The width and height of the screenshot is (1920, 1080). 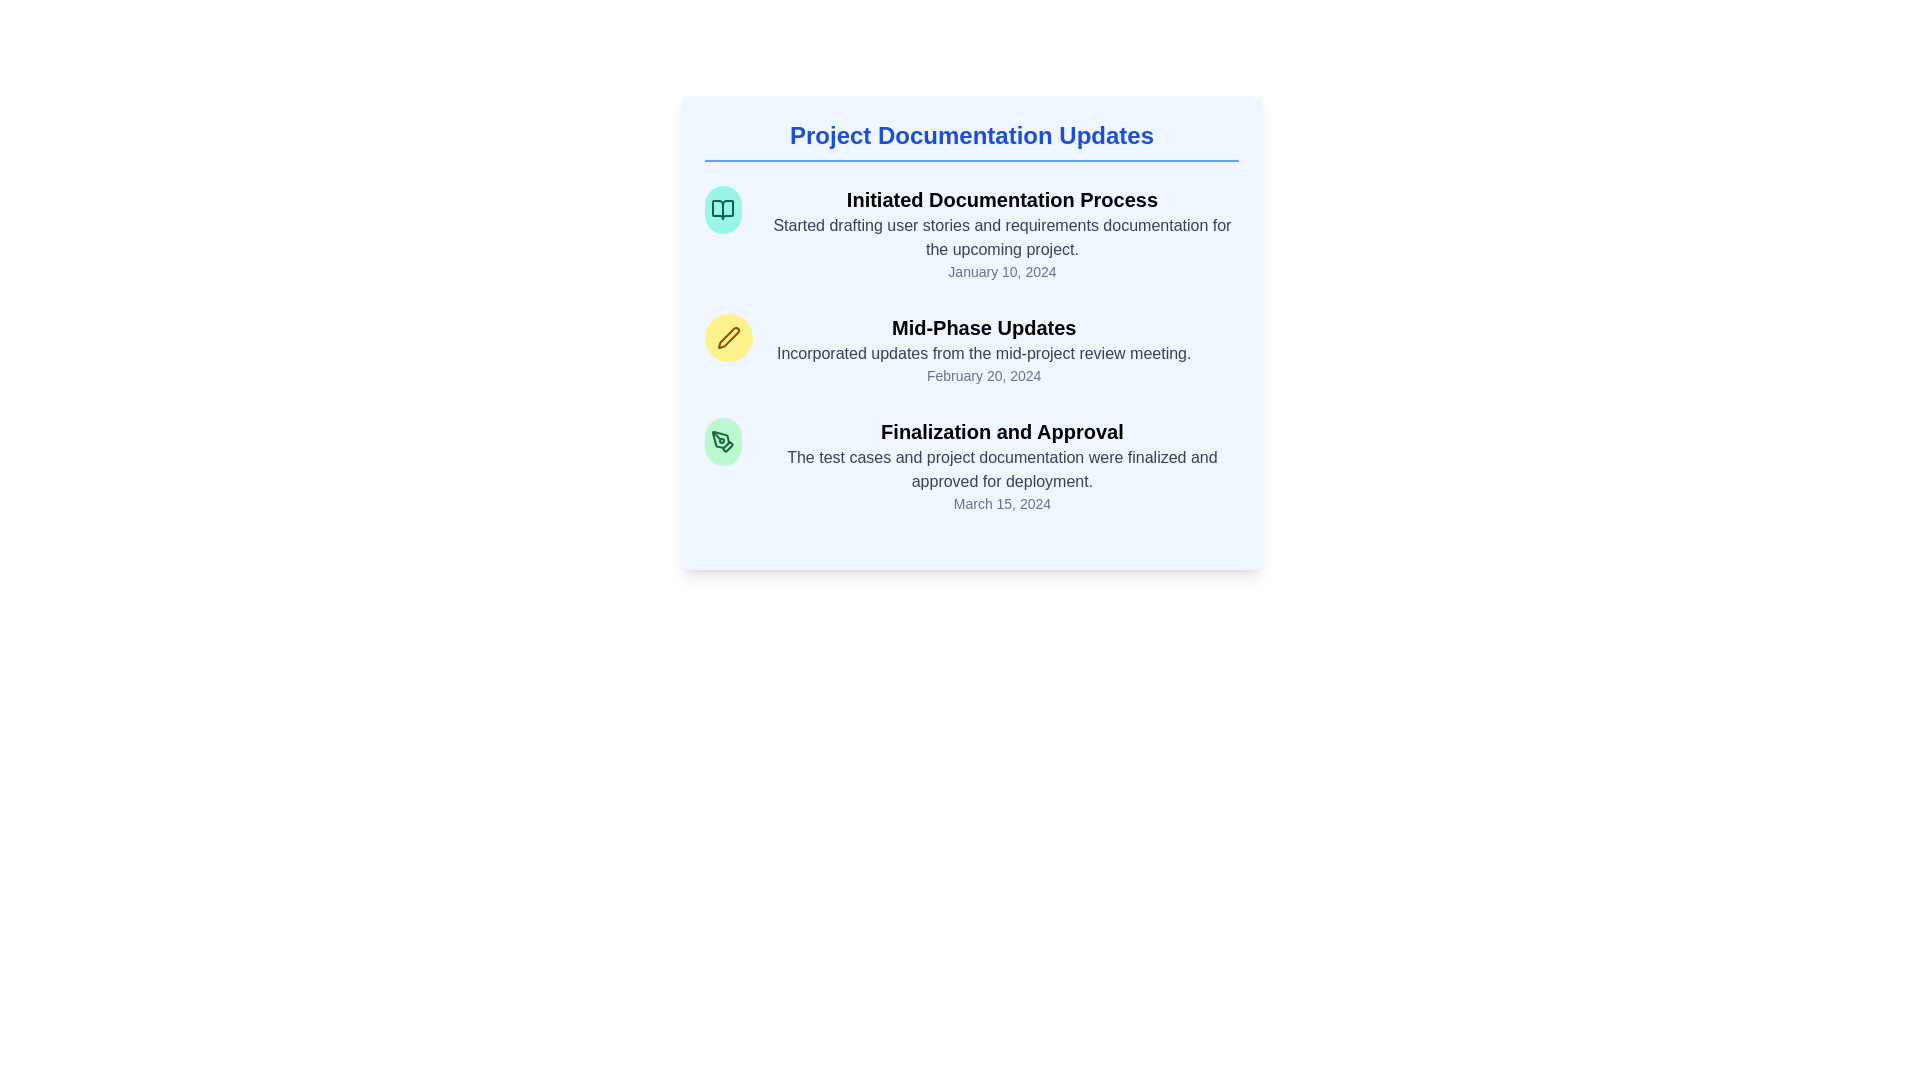 What do you see at coordinates (728, 337) in the screenshot?
I see `the circular icon with a yellow background and a brown pen icon, located to the left of the 'Mid-Phase Updates' text` at bounding box center [728, 337].